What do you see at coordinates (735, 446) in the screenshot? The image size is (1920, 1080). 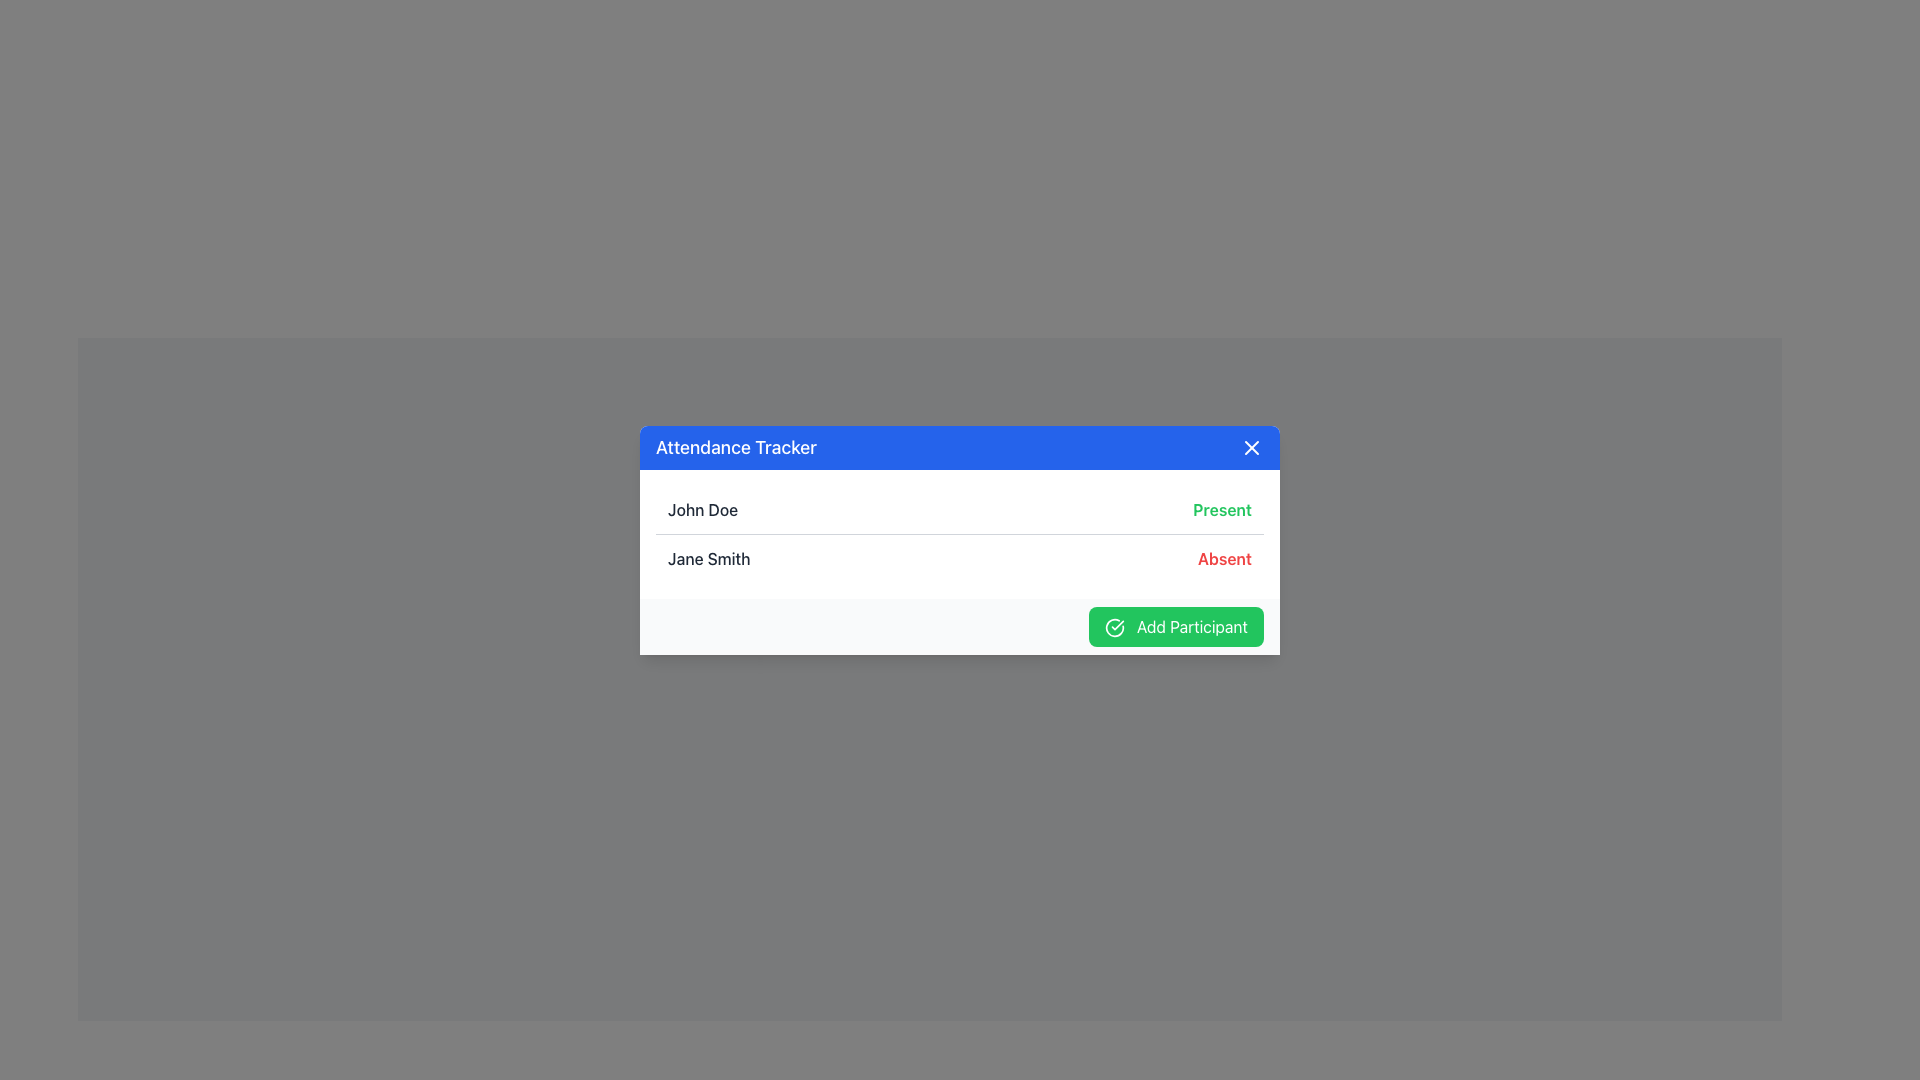 I see `text label 'Attendance Tracker' displayed in a large white font within the blue header bar of the modal window` at bounding box center [735, 446].